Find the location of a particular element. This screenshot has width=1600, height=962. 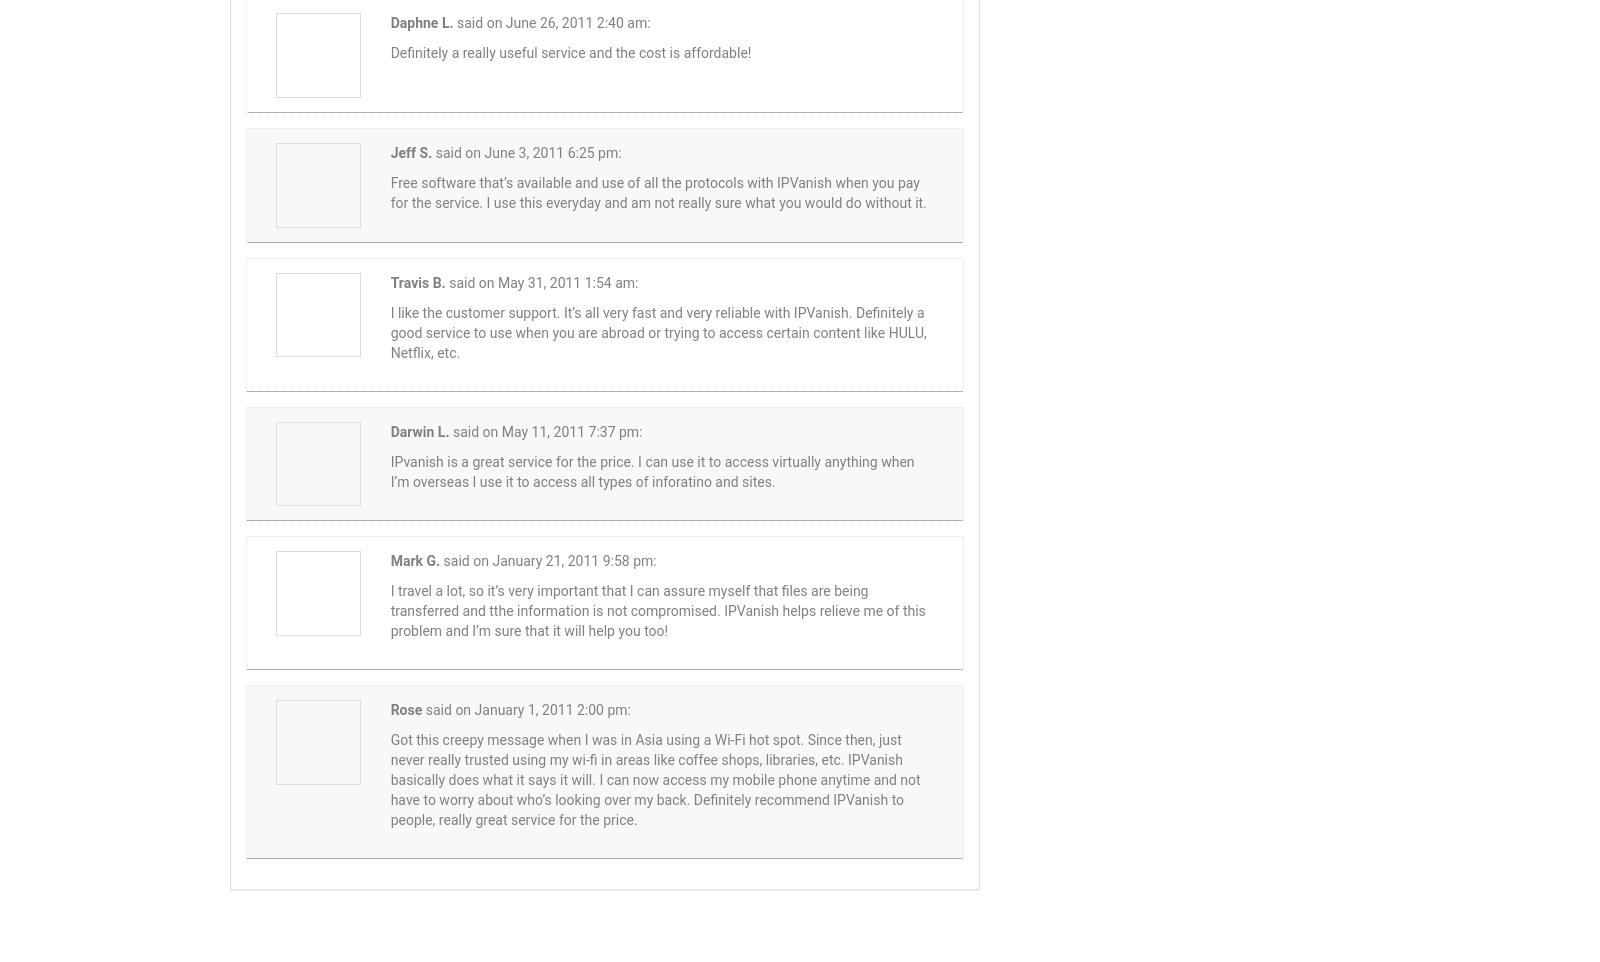

'Daphne L.' is located at coordinates (389, 21).